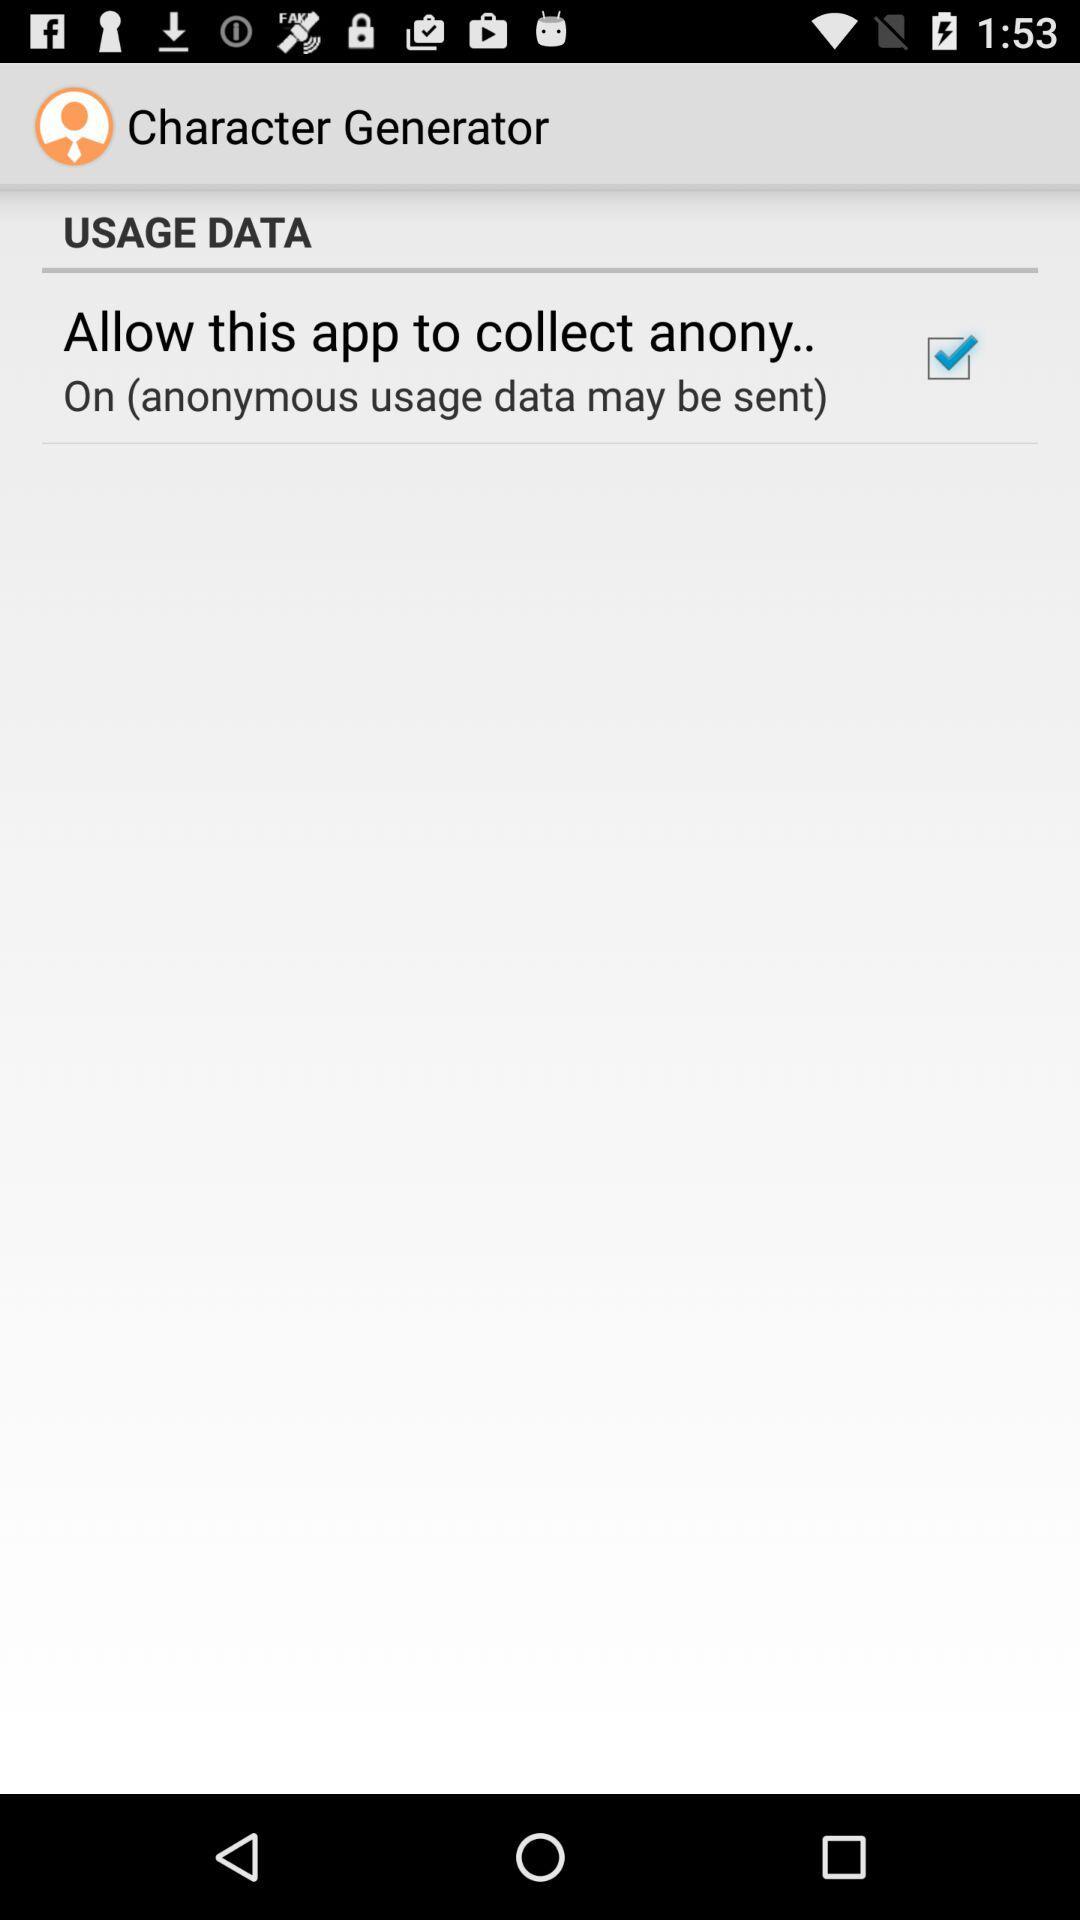  Describe the element at coordinates (463, 329) in the screenshot. I see `allow this app icon` at that location.